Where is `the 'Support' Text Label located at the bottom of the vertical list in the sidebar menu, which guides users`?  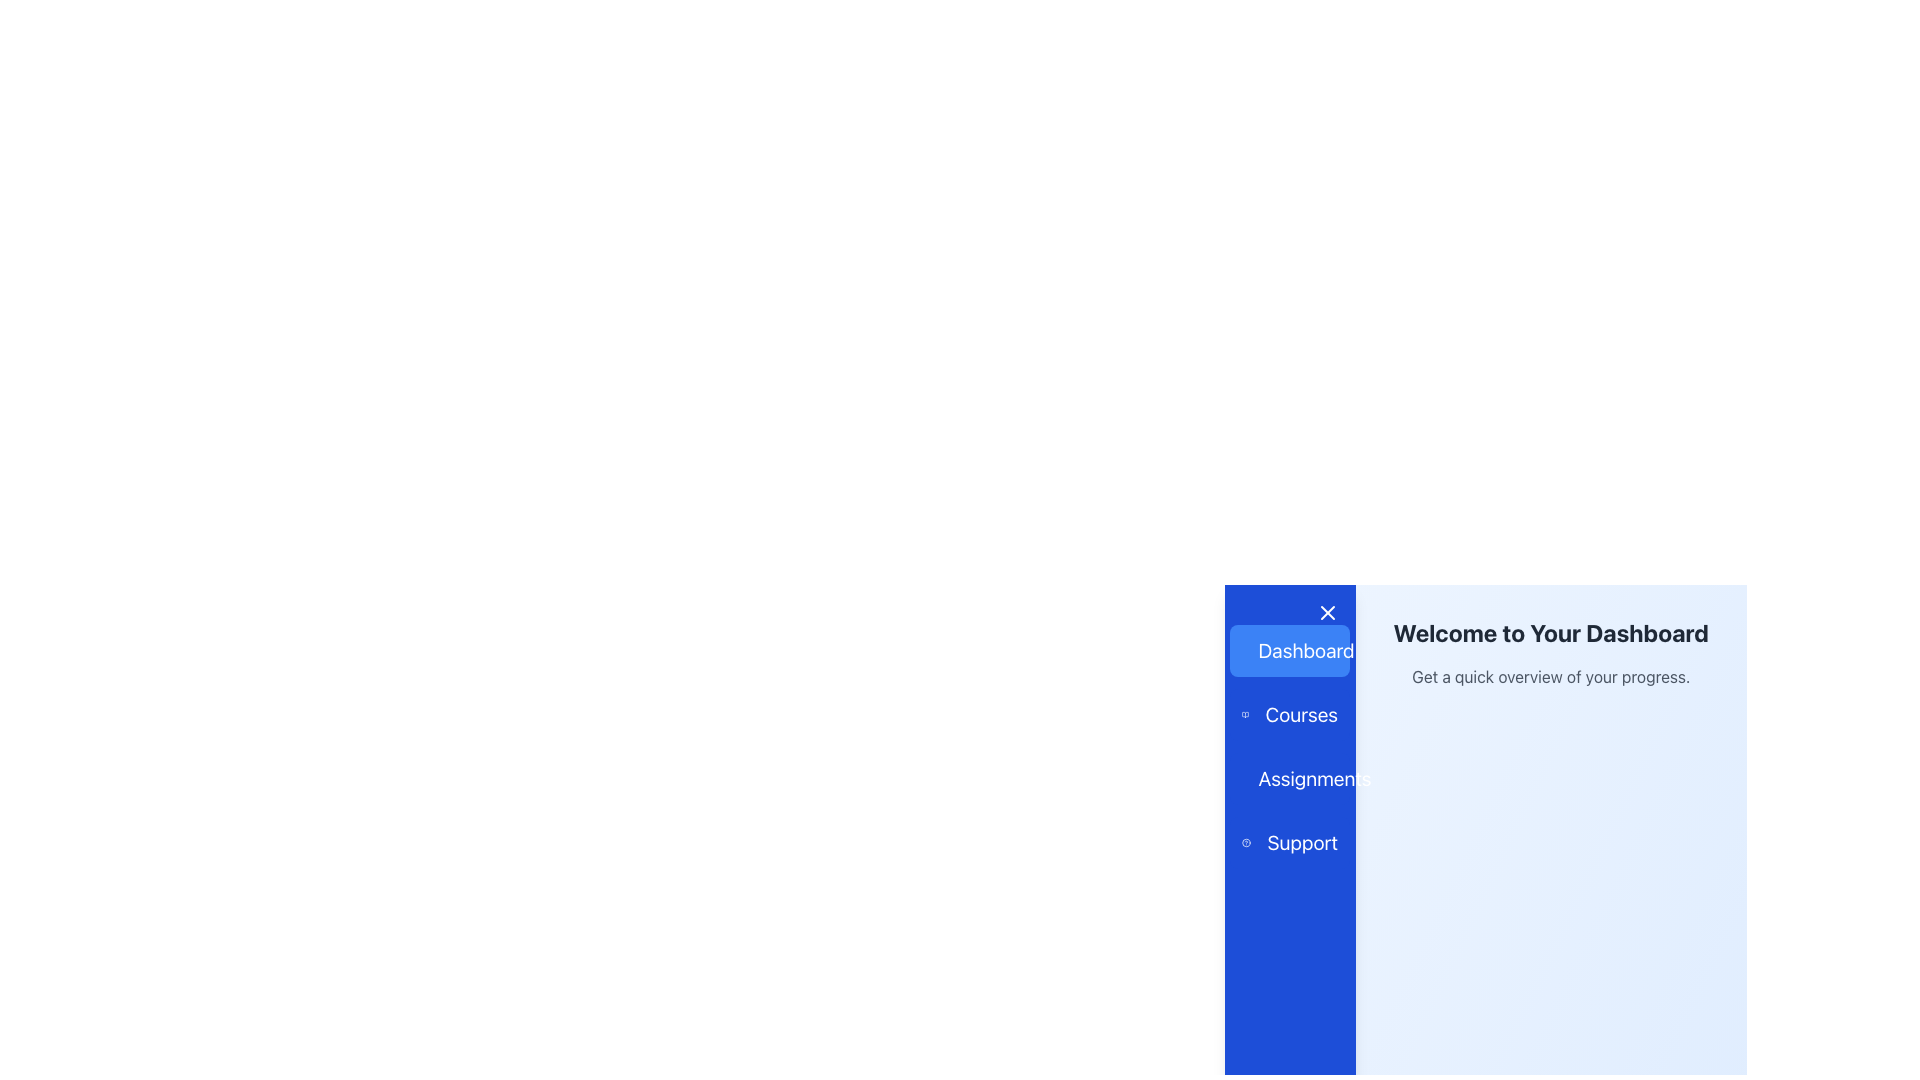 the 'Support' Text Label located at the bottom of the vertical list in the sidebar menu, which guides users is located at coordinates (1302, 843).